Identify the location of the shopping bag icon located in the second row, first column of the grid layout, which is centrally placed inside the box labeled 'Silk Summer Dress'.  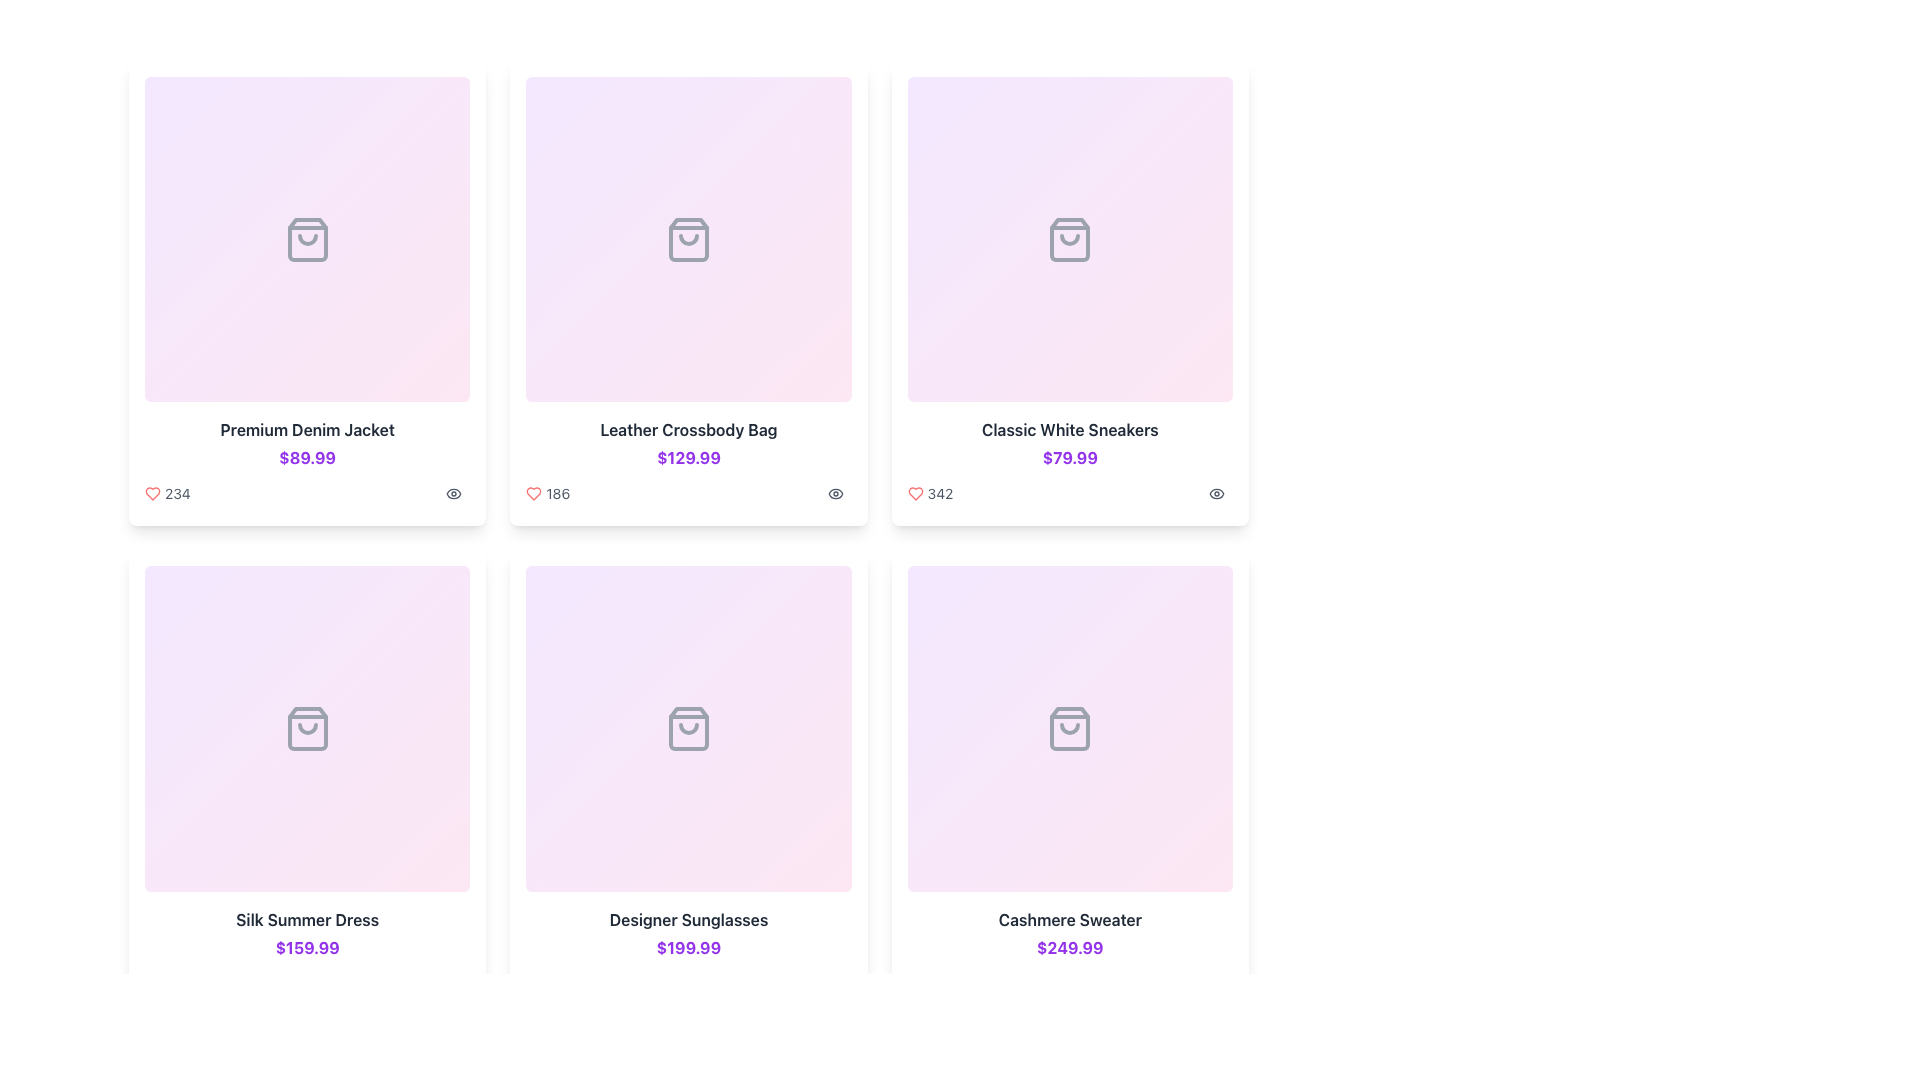
(306, 729).